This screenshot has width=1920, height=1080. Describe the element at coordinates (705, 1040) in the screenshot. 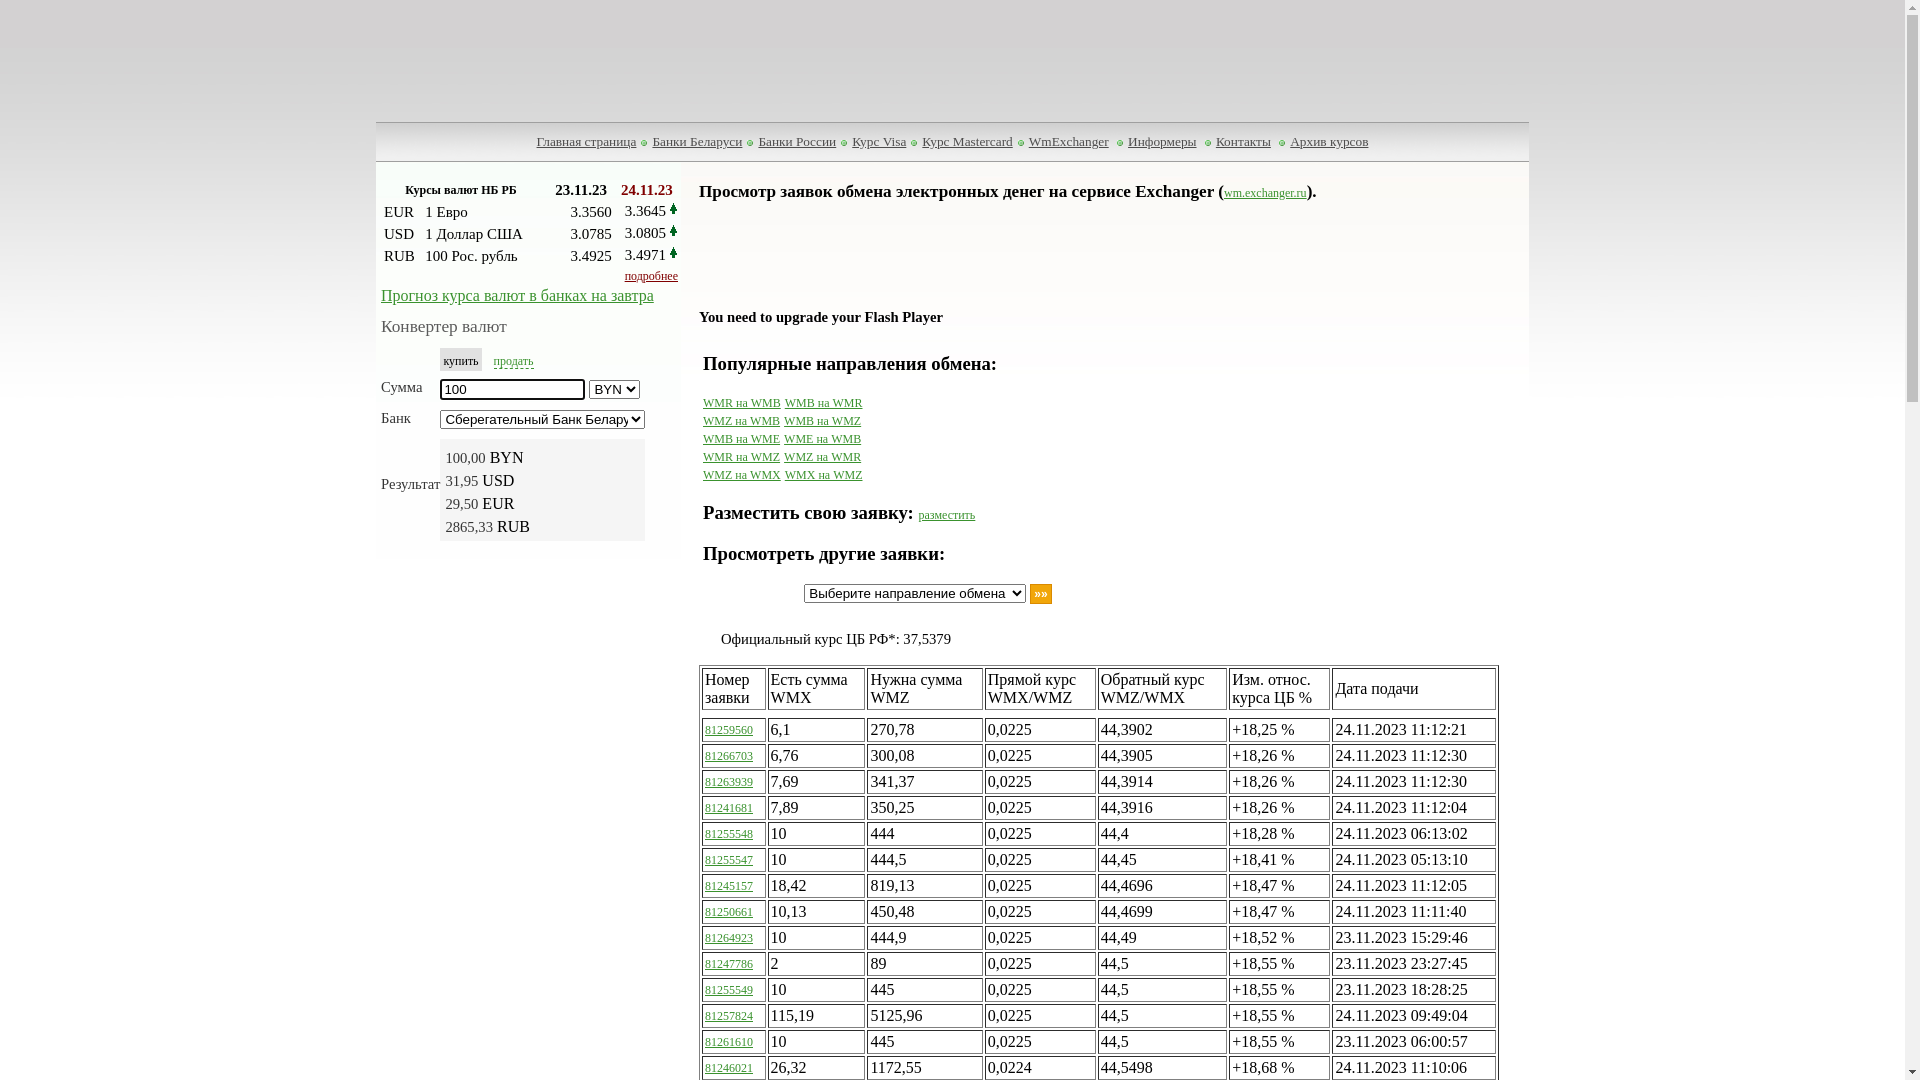

I see `'81261610'` at that location.